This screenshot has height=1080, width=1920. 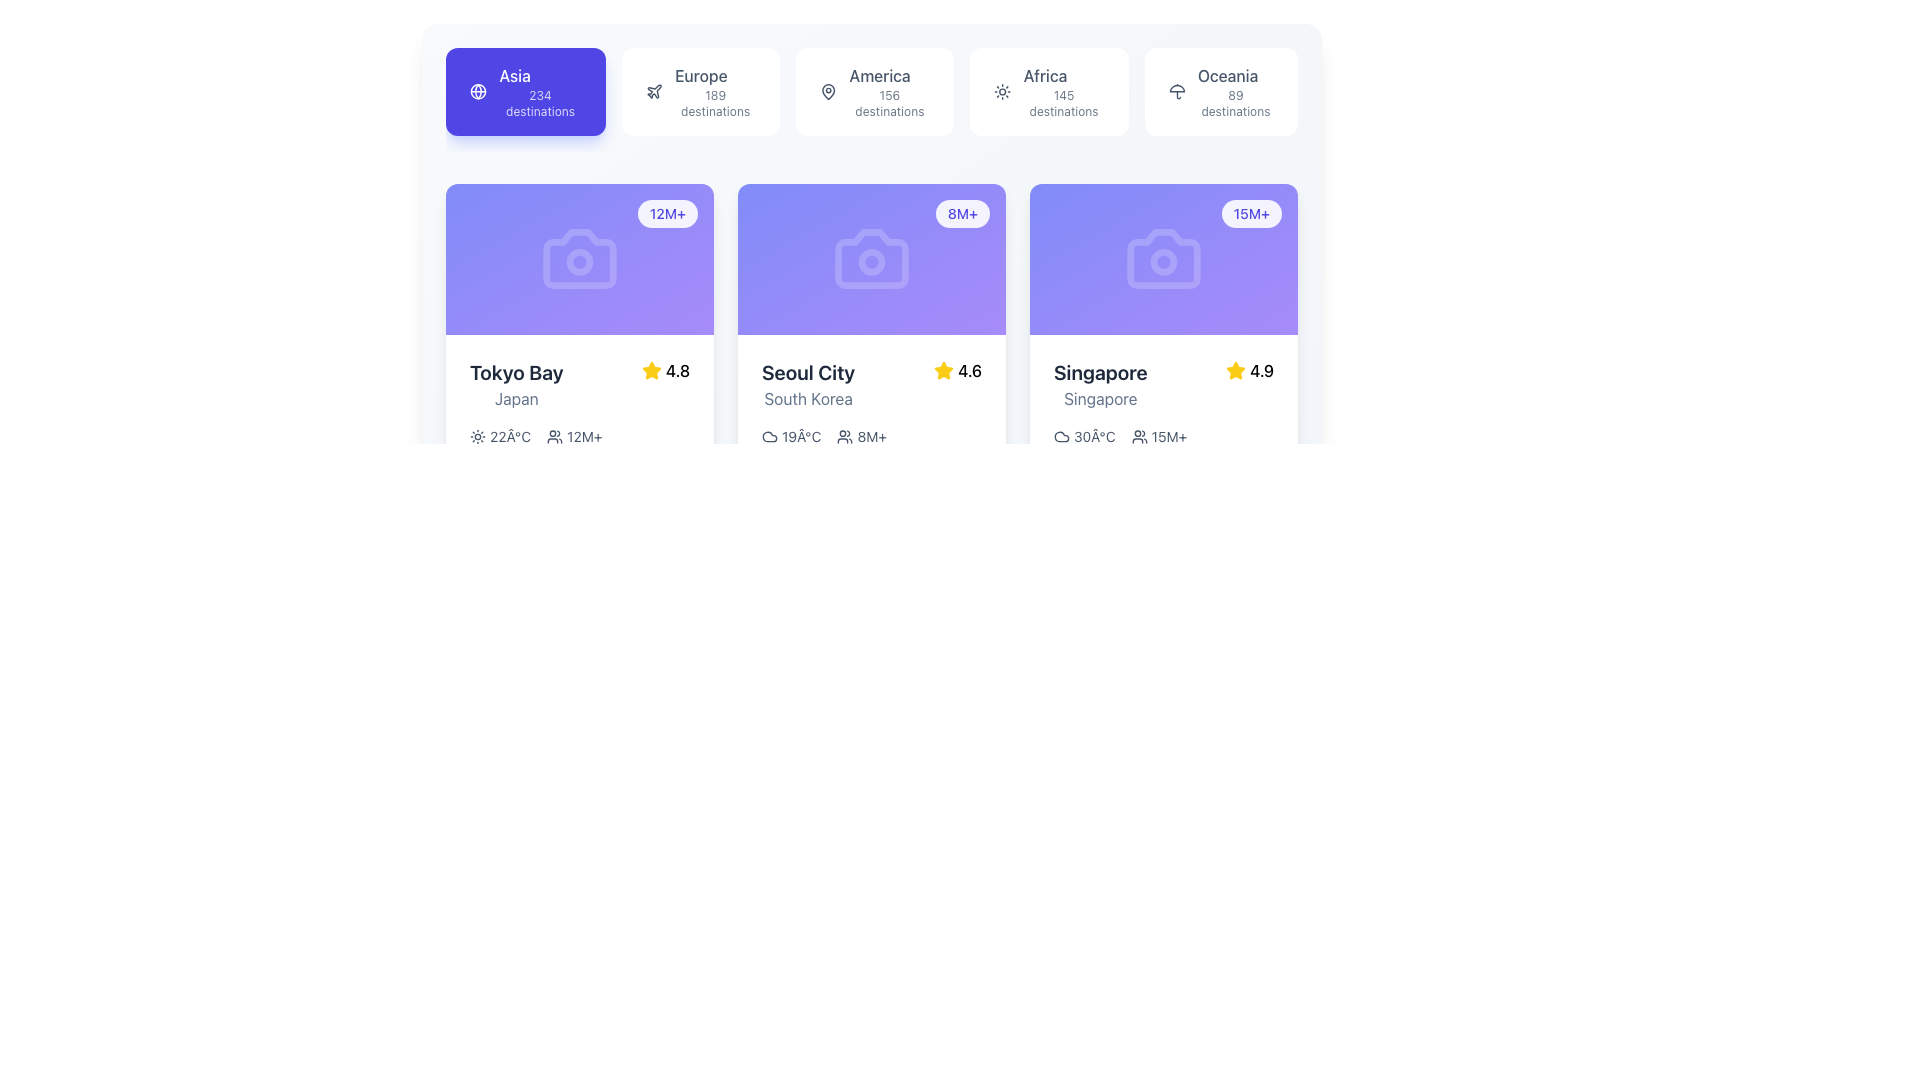 I want to click on the 'Europe' button, which has a white background, light gray text, an airplane icon on the left, and displays '189 destinations' below the label, so click(x=700, y=92).